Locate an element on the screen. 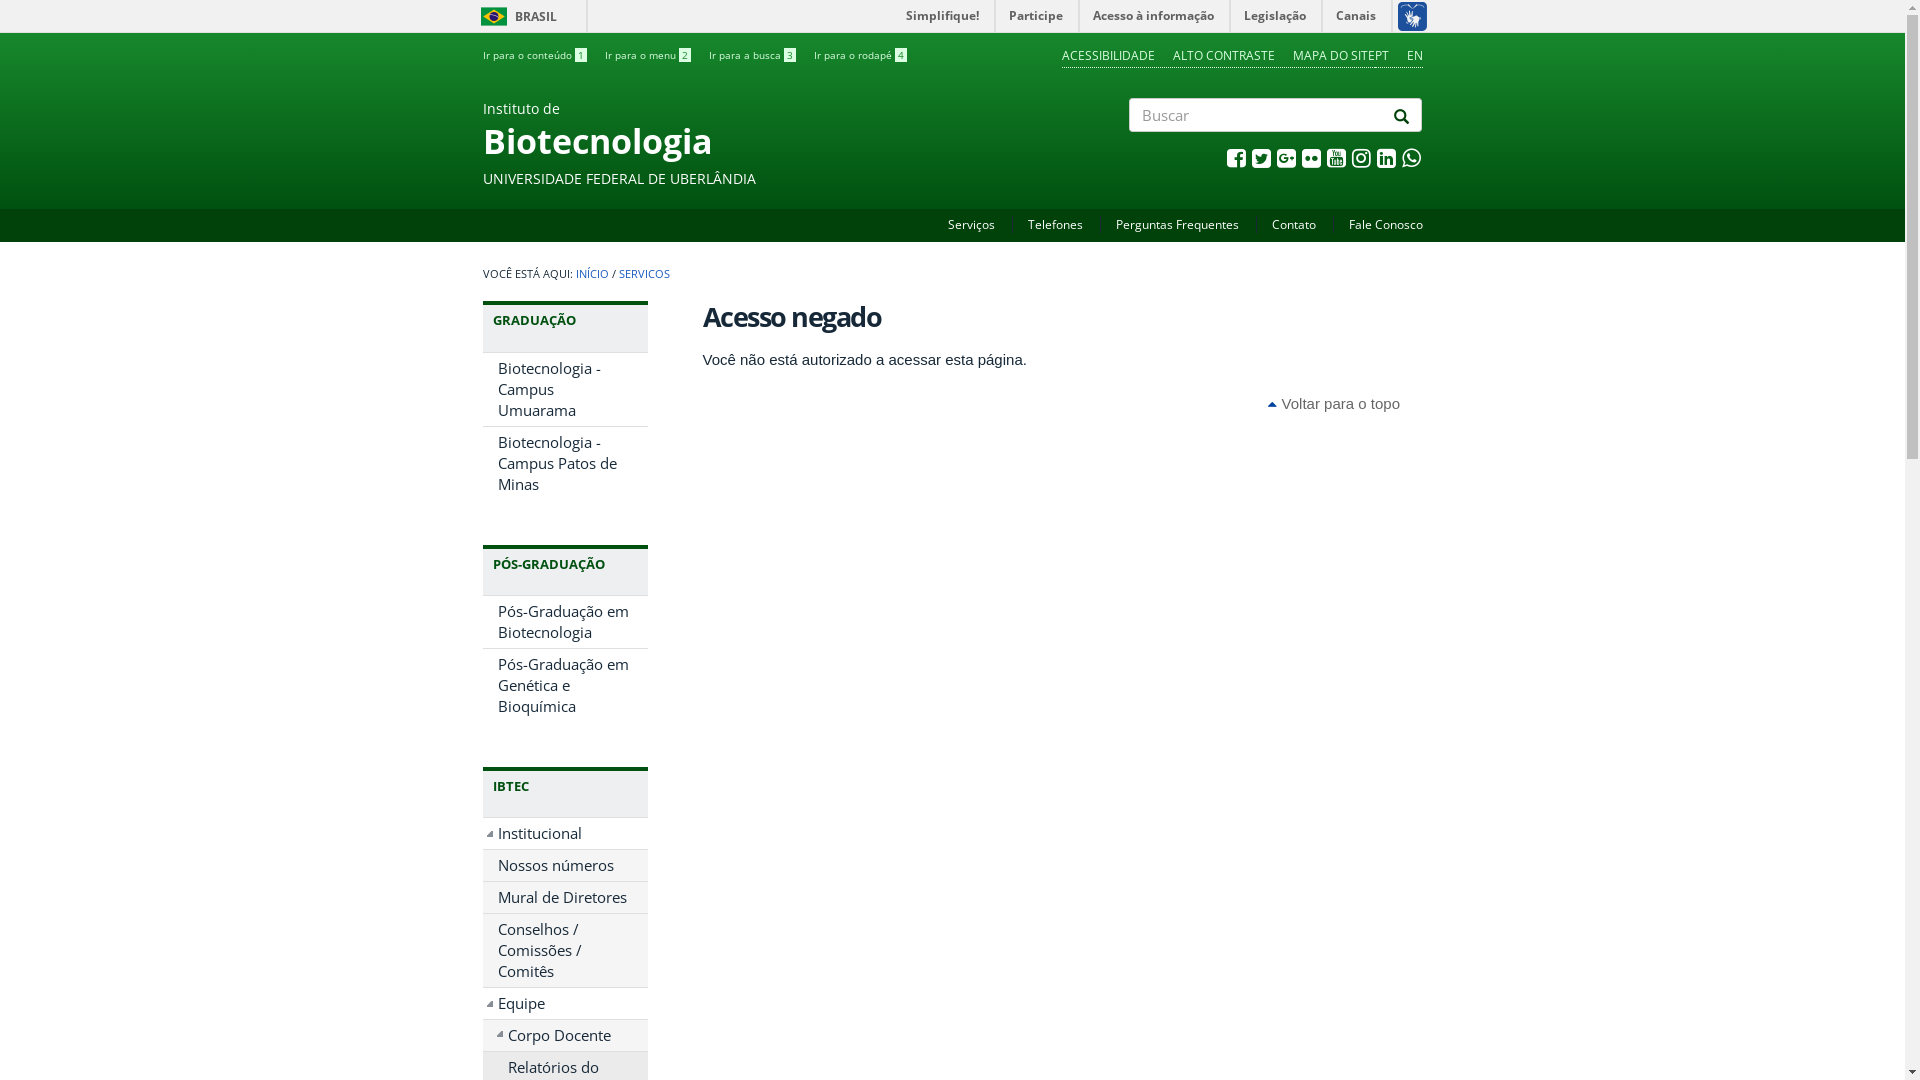  'EN' is located at coordinates (1413, 54).